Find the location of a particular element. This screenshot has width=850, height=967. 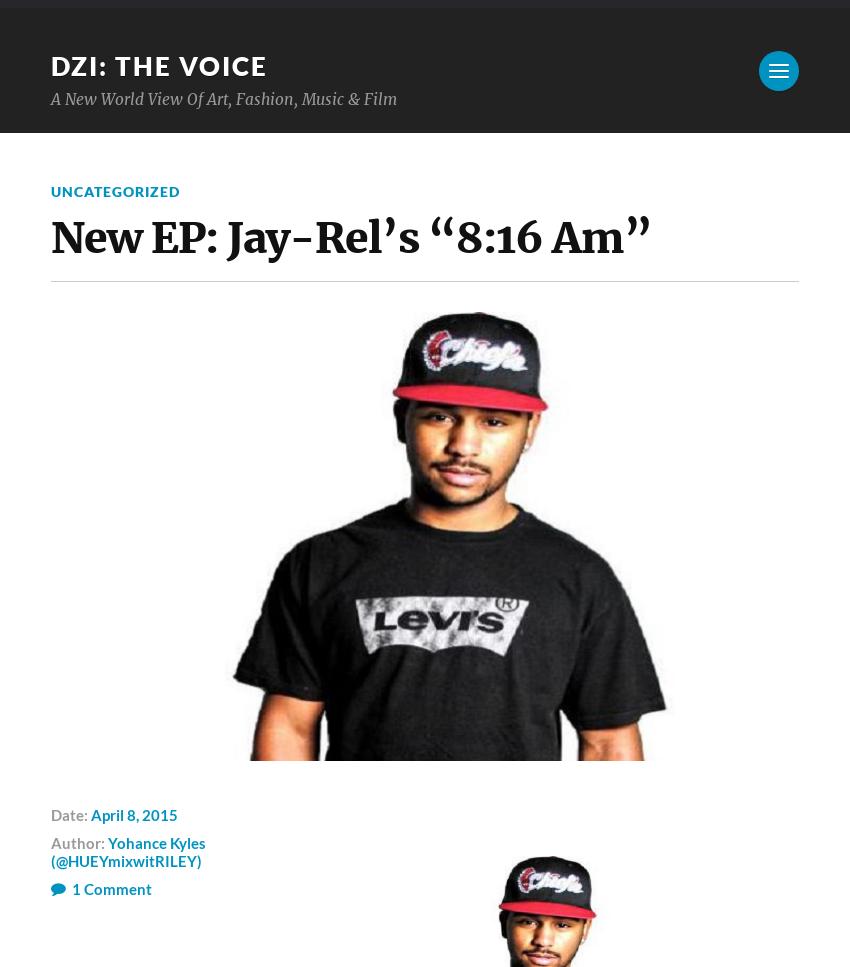

'Author:' is located at coordinates (79, 843).